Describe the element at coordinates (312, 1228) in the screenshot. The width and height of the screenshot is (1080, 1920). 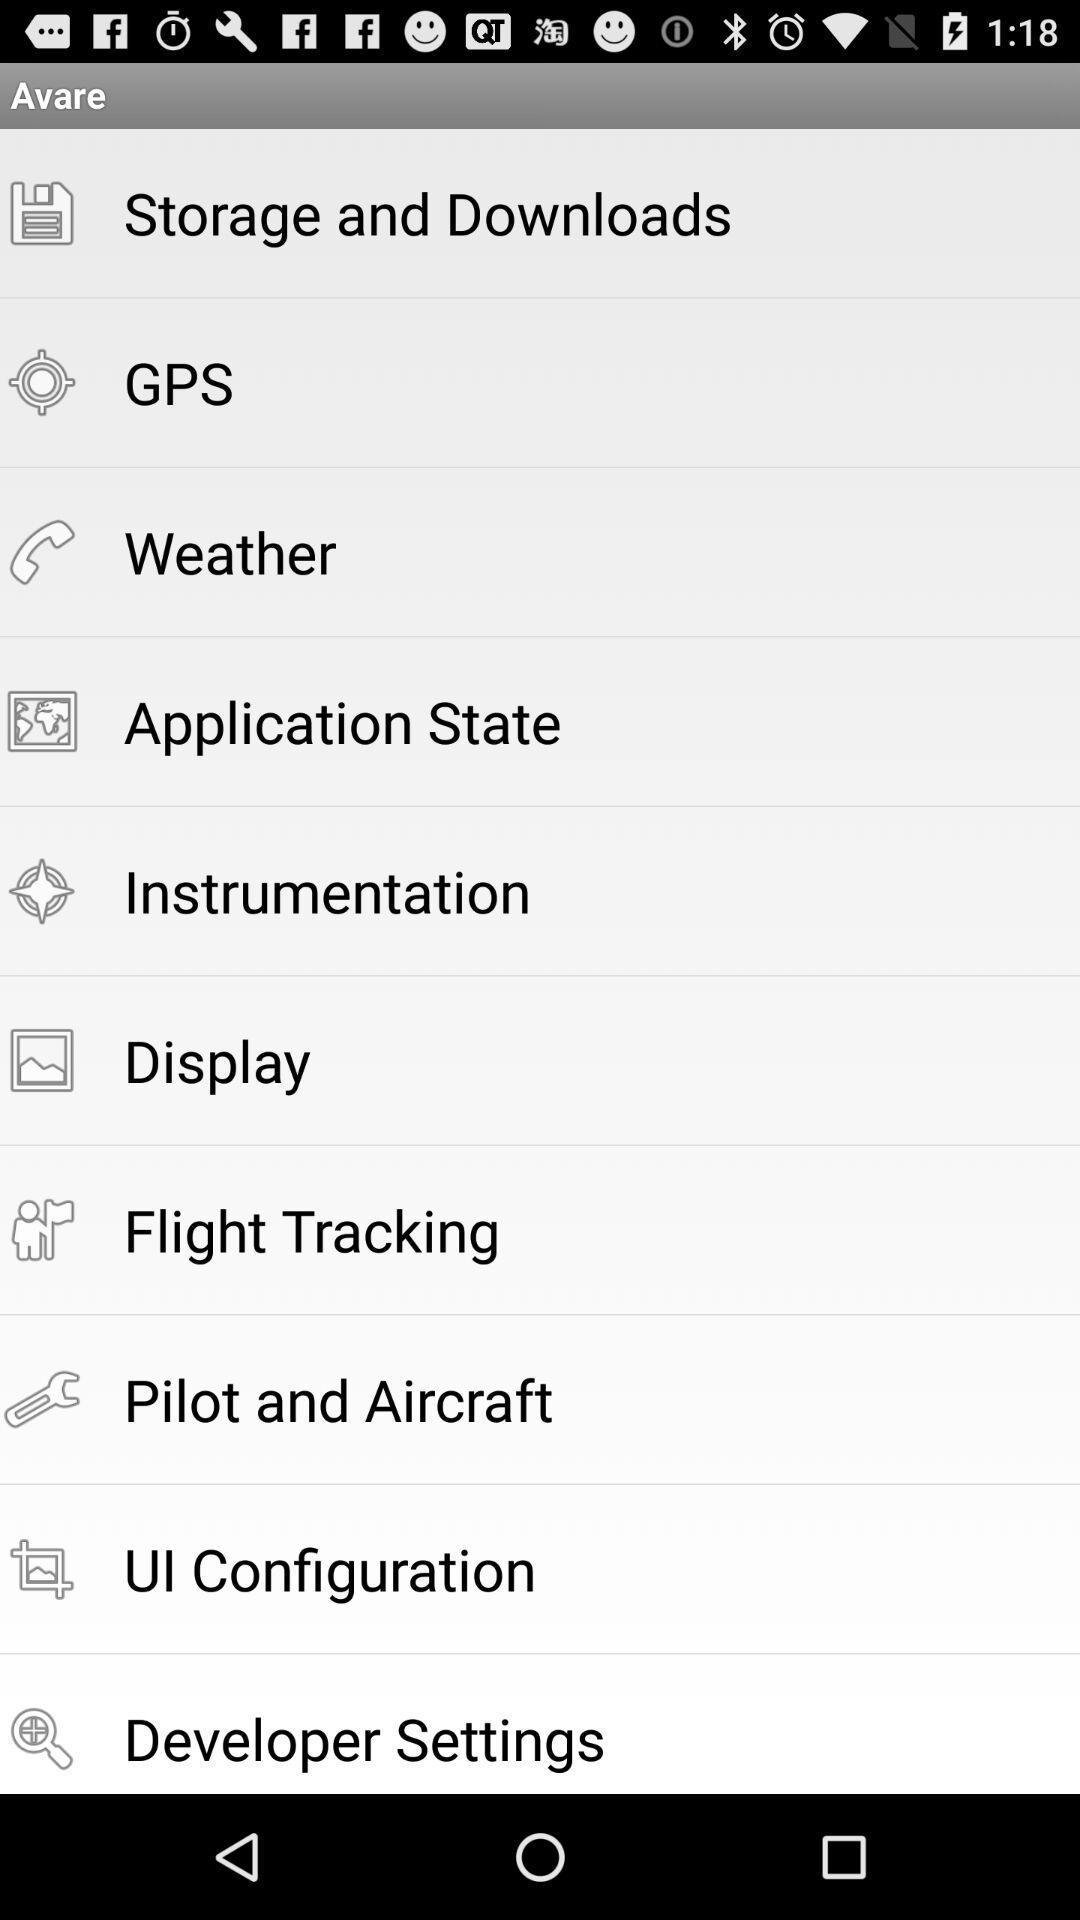
I see `the flight tracking item` at that location.